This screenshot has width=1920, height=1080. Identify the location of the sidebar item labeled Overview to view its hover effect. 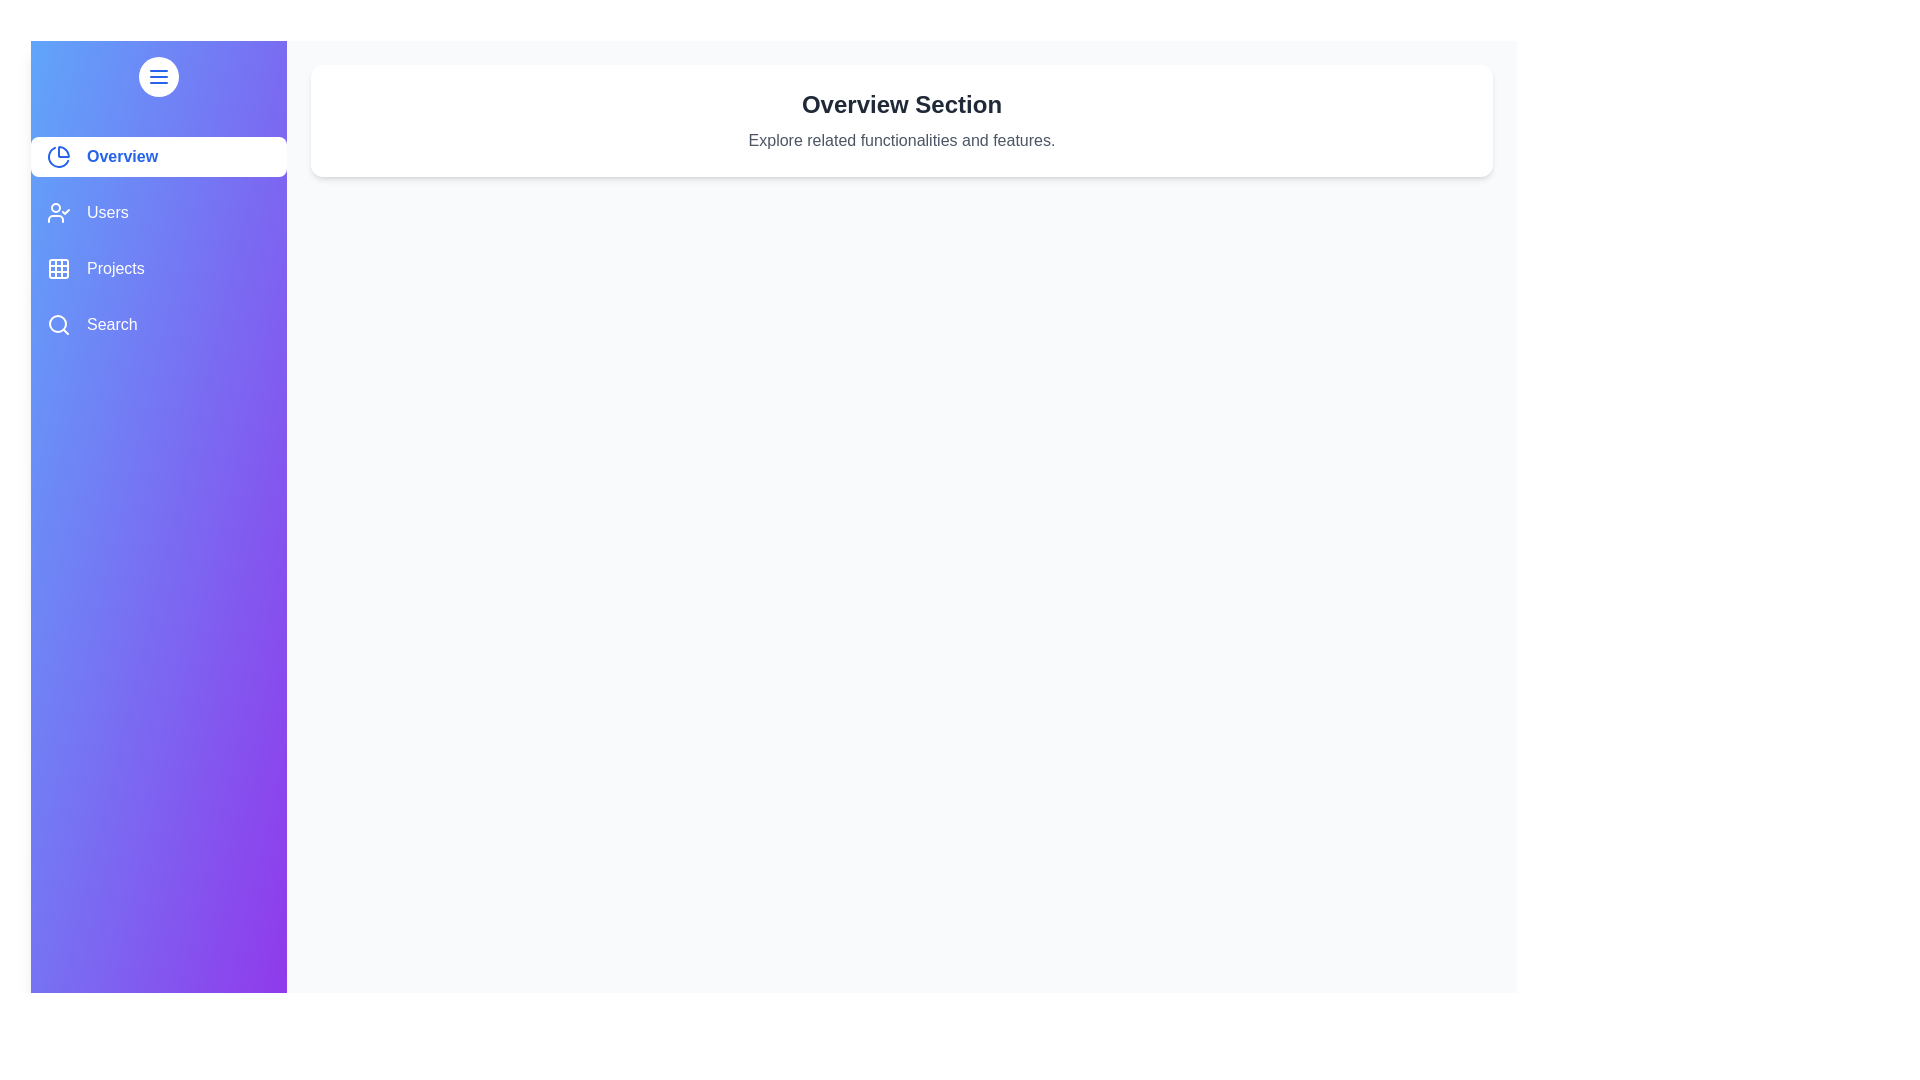
(157, 156).